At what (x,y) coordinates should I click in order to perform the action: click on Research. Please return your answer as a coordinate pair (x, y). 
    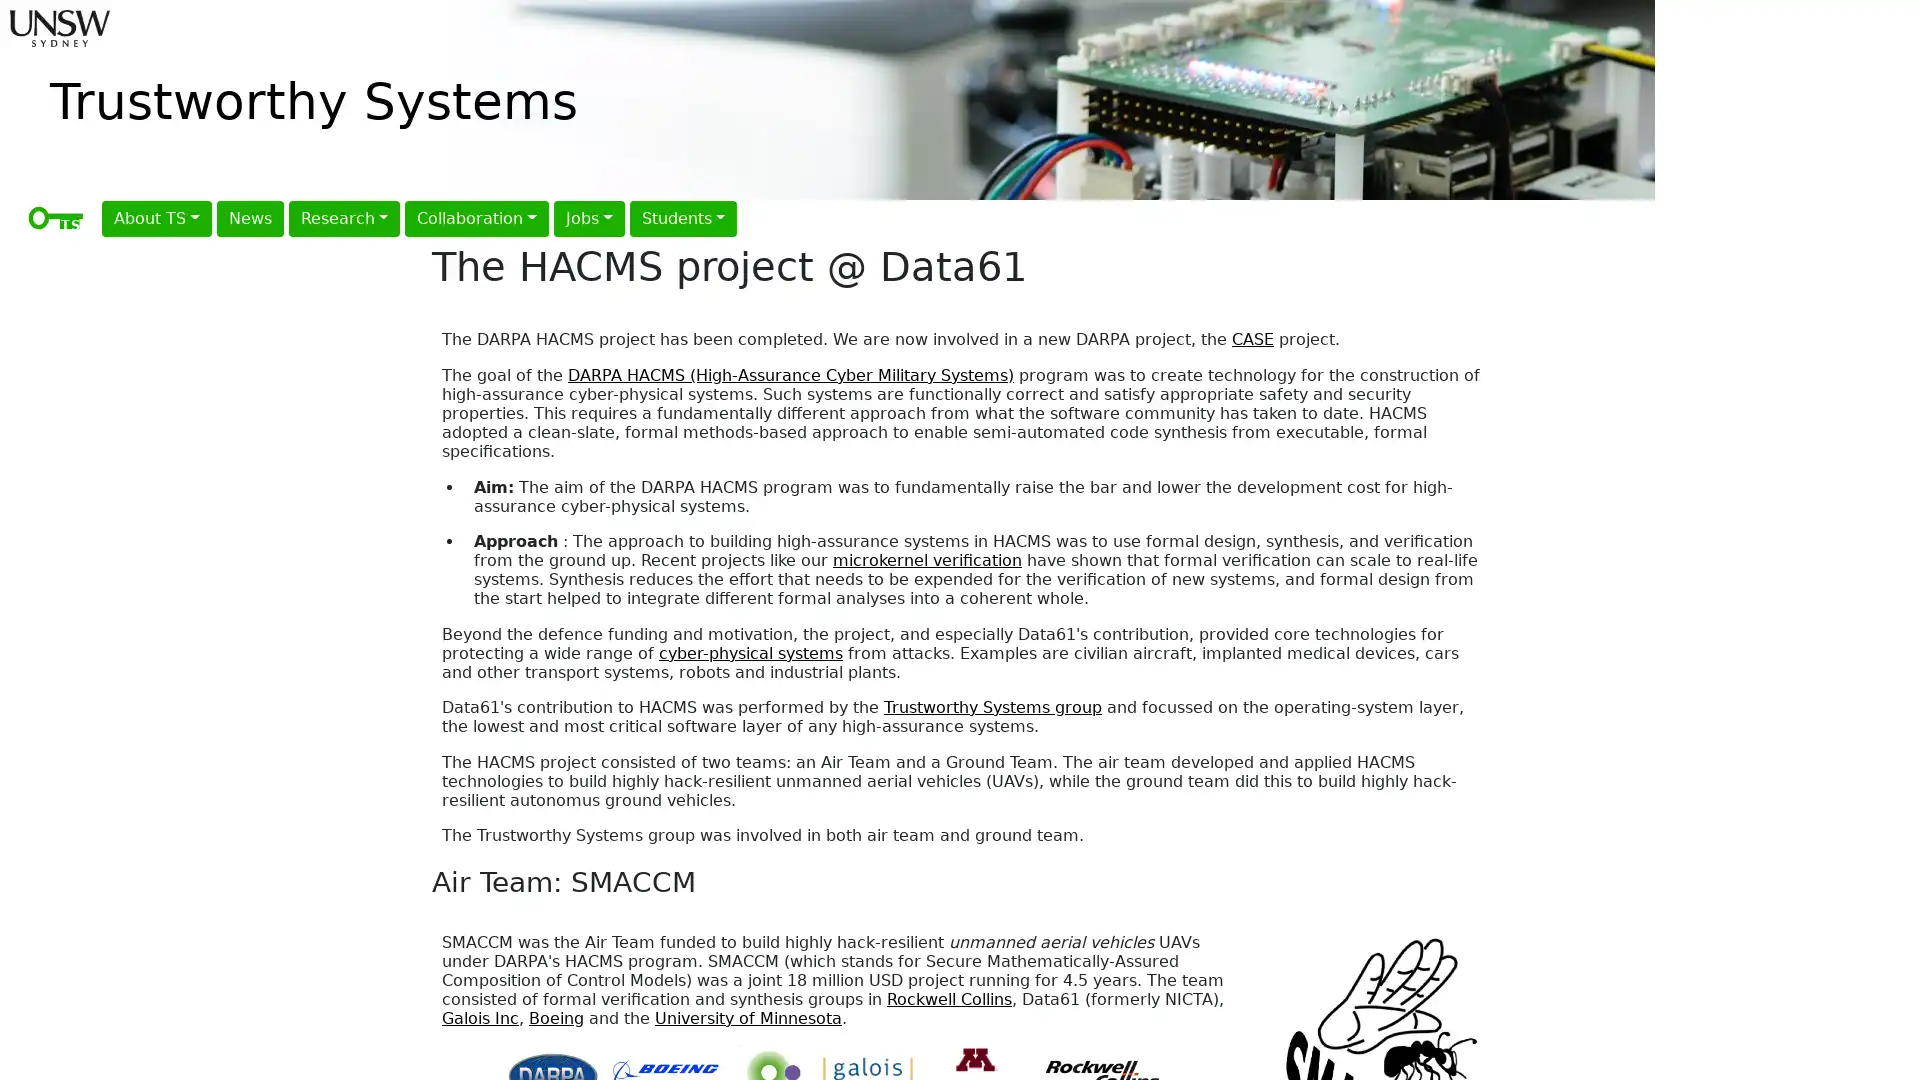
    Looking at the image, I should click on (344, 218).